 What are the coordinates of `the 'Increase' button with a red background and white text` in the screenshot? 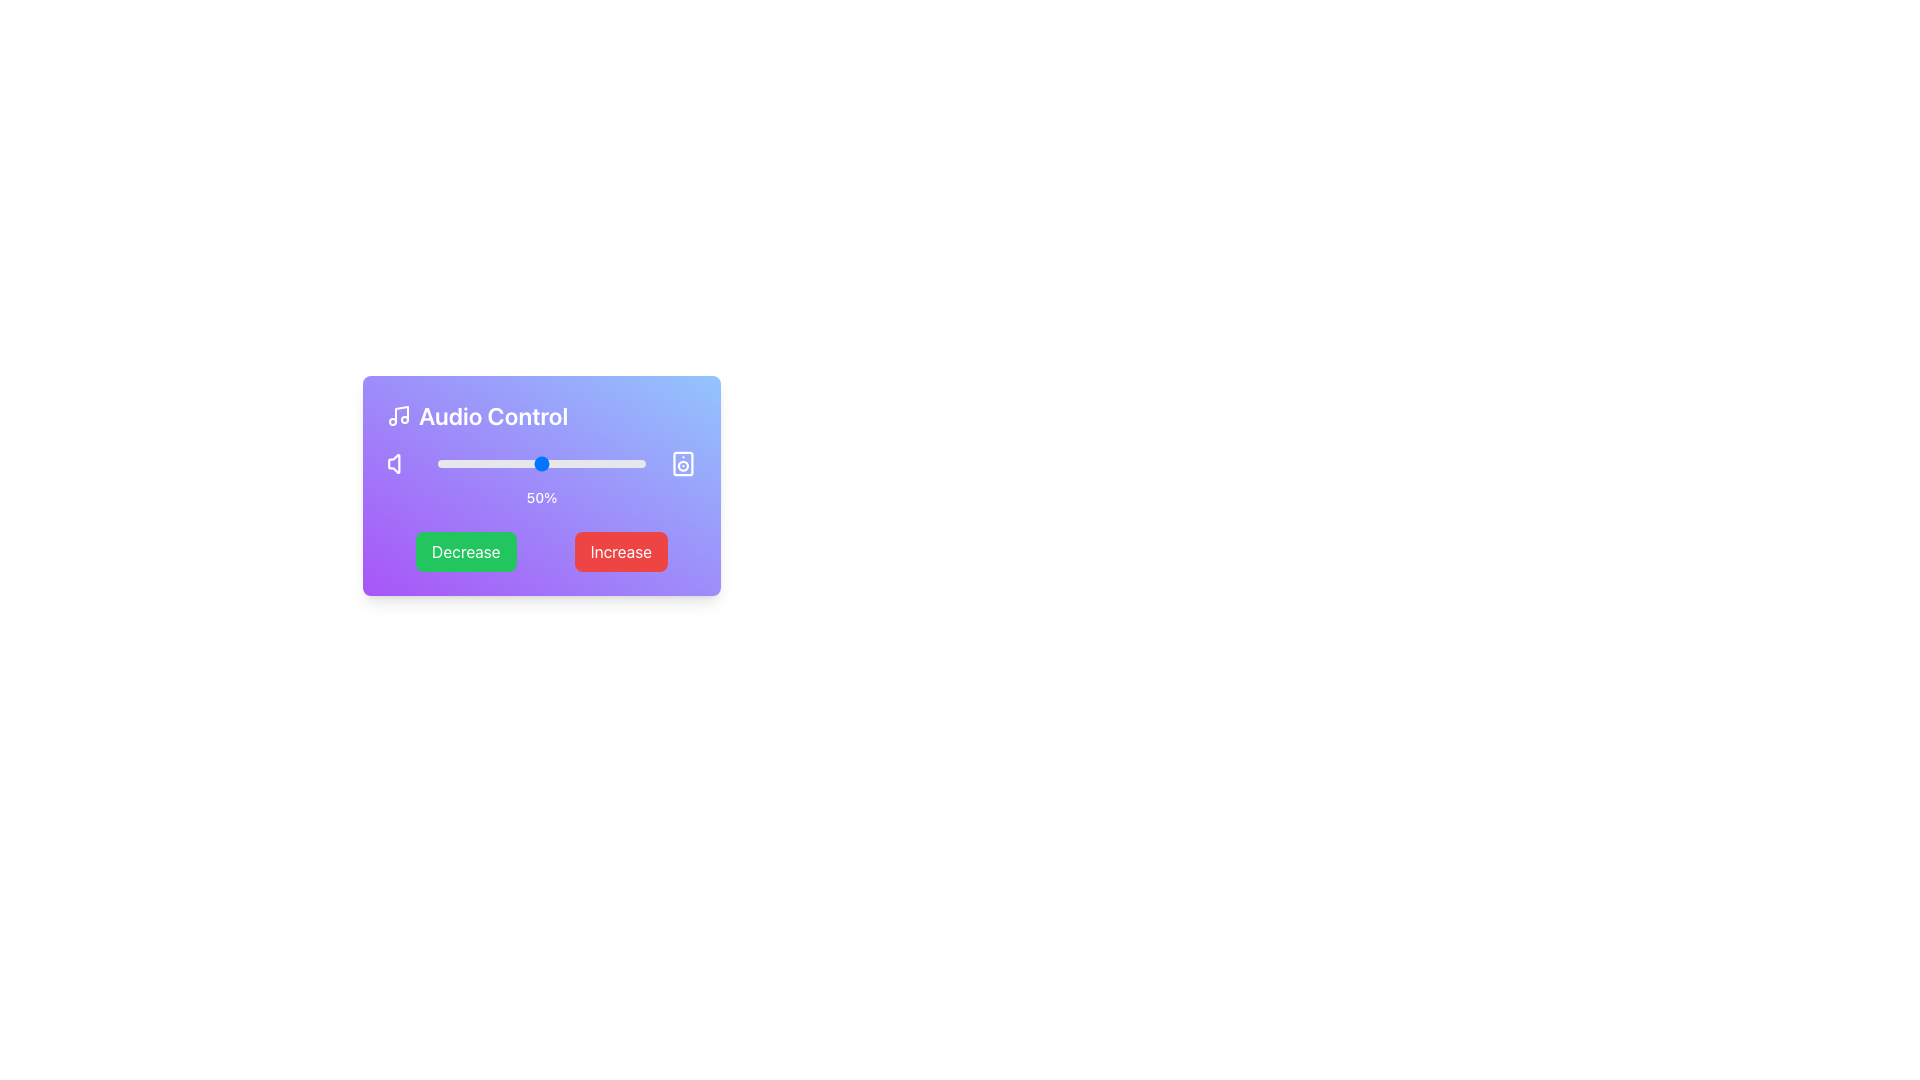 It's located at (620, 551).